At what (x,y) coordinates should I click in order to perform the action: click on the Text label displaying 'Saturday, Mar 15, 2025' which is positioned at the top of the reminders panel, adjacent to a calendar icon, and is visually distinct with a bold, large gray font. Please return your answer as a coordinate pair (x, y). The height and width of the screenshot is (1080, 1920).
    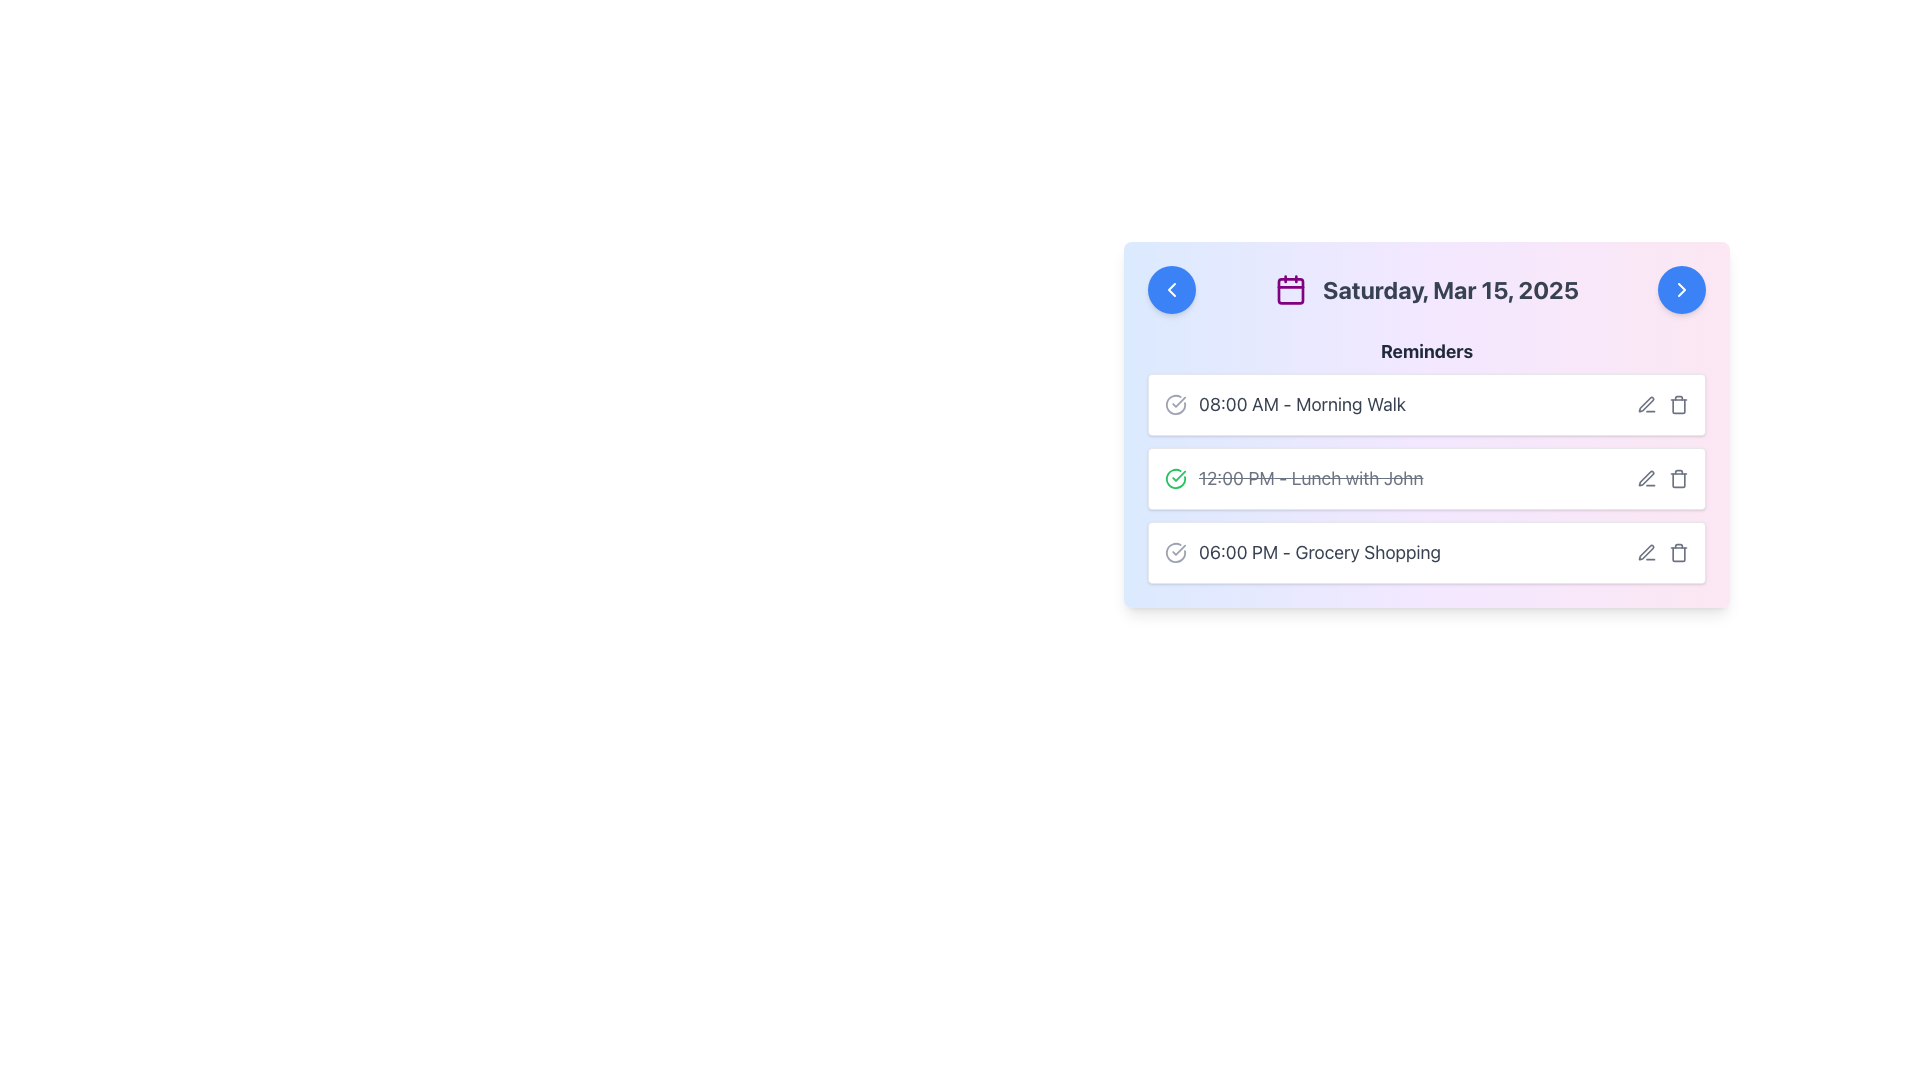
    Looking at the image, I should click on (1450, 289).